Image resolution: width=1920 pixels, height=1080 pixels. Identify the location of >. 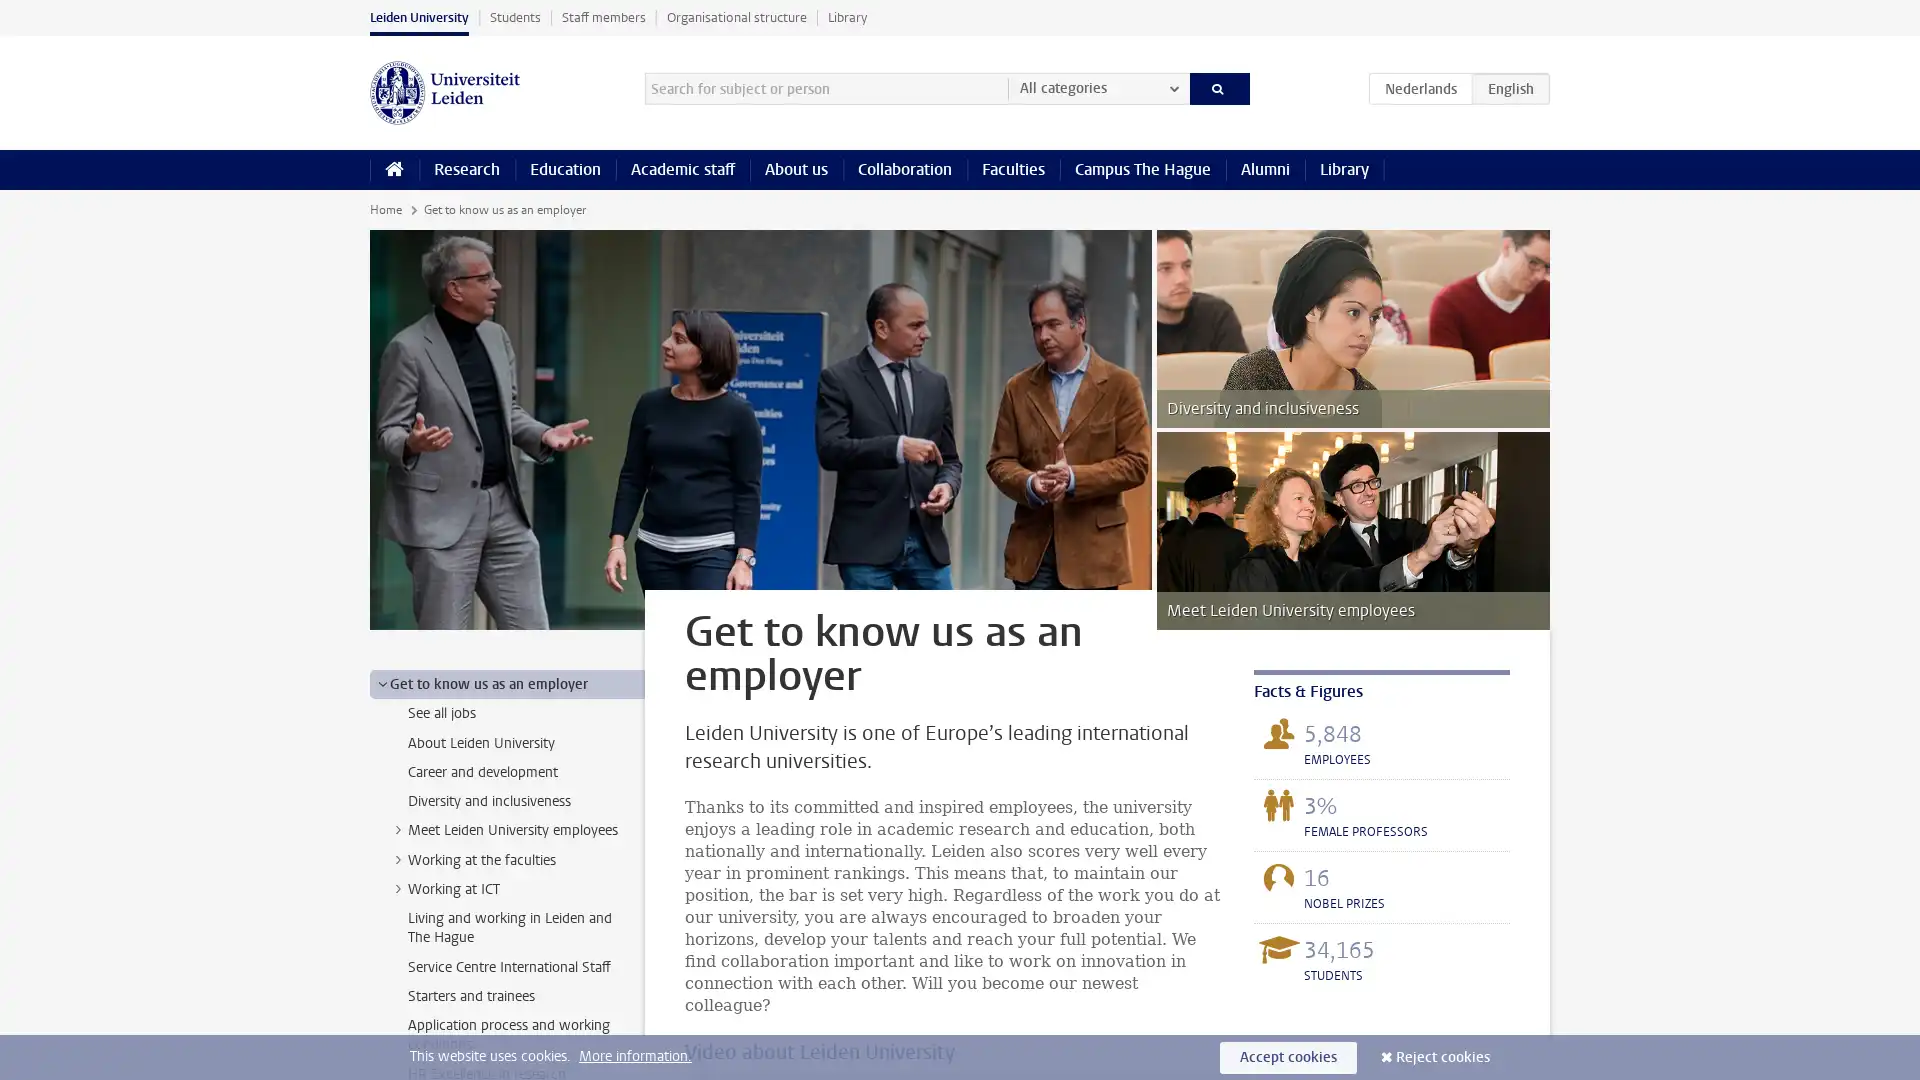
(398, 829).